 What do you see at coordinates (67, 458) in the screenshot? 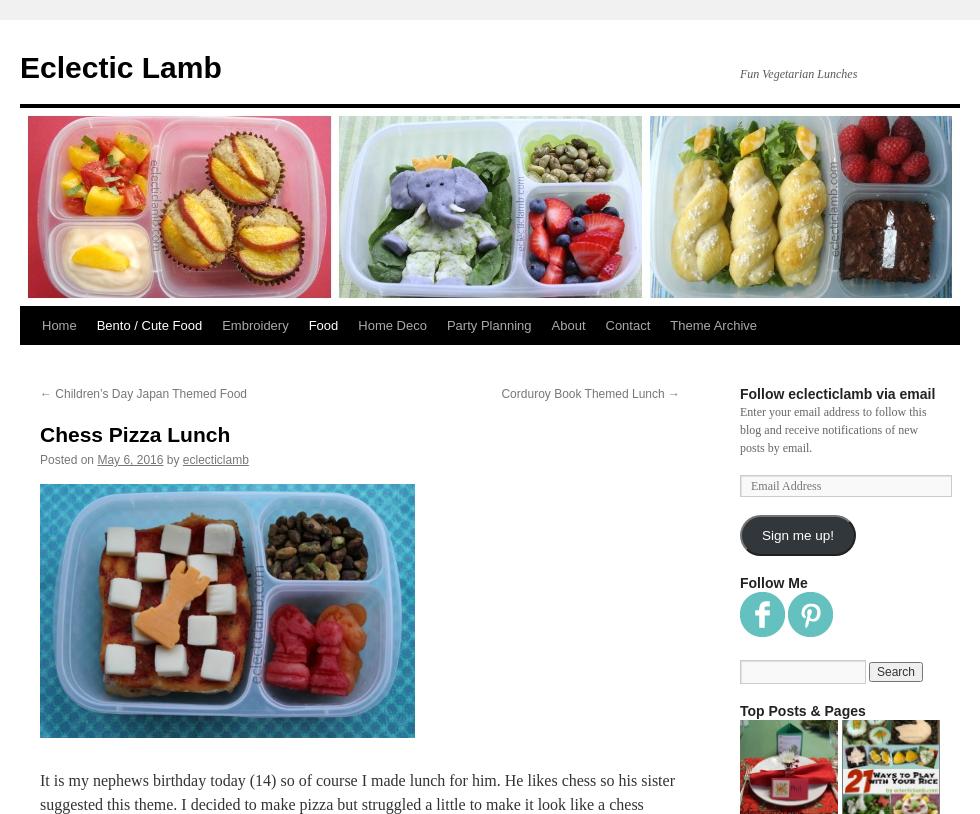
I see `'Posted on'` at bounding box center [67, 458].